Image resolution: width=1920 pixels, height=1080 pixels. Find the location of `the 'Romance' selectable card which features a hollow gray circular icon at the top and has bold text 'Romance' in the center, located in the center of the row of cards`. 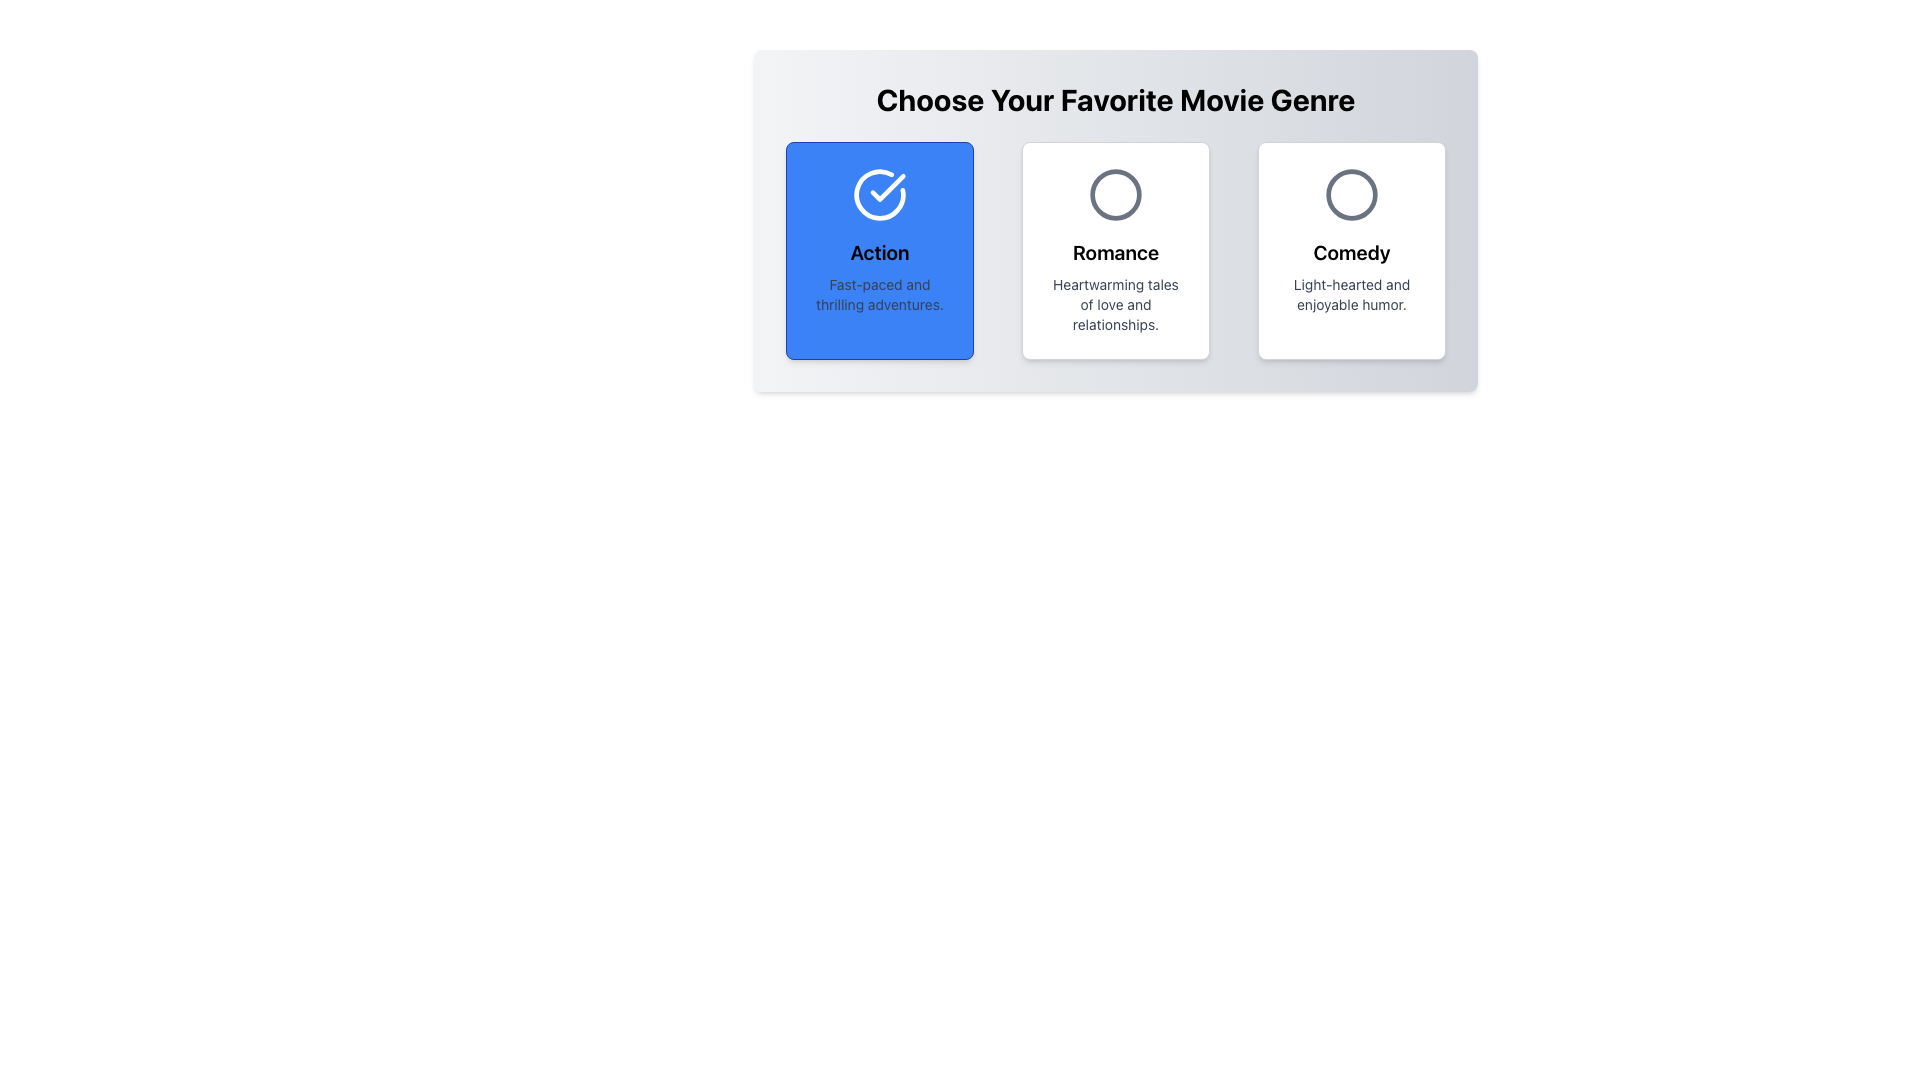

the 'Romance' selectable card which features a hollow gray circular icon at the top and has bold text 'Romance' in the center, located in the center of the row of cards is located at coordinates (1115, 249).